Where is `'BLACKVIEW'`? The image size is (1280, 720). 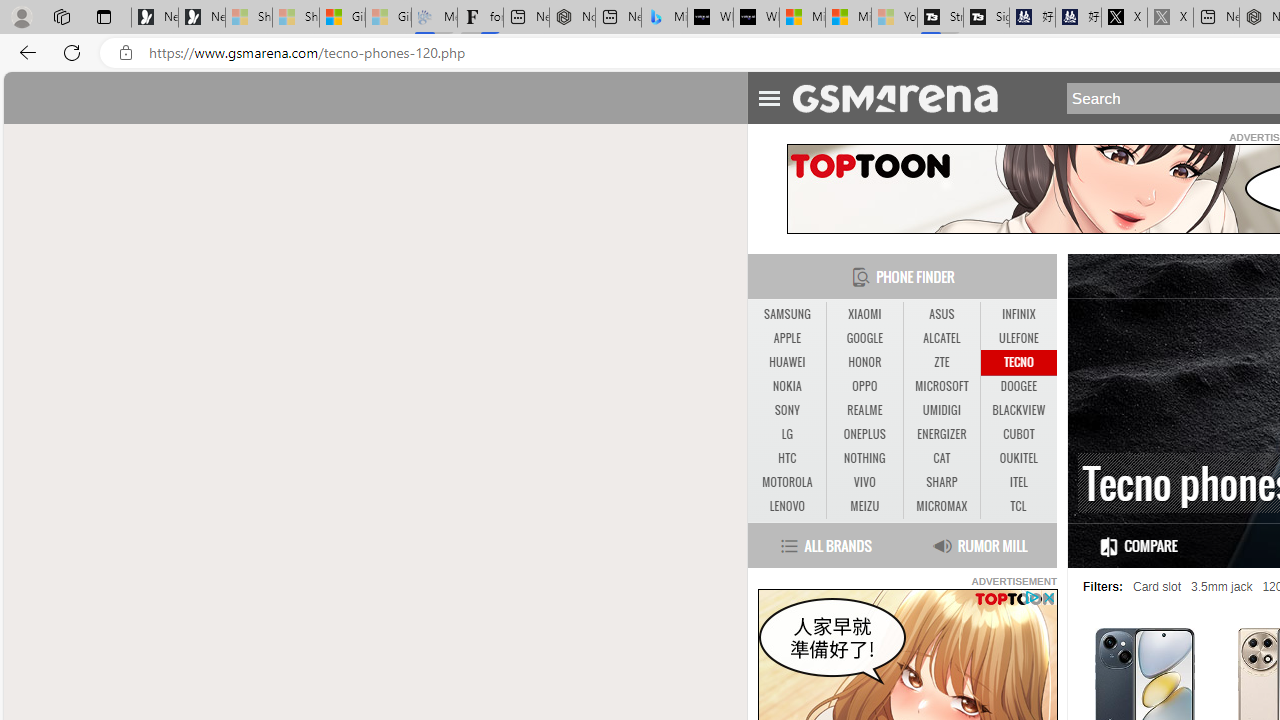 'BLACKVIEW' is located at coordinates (1018, 409).